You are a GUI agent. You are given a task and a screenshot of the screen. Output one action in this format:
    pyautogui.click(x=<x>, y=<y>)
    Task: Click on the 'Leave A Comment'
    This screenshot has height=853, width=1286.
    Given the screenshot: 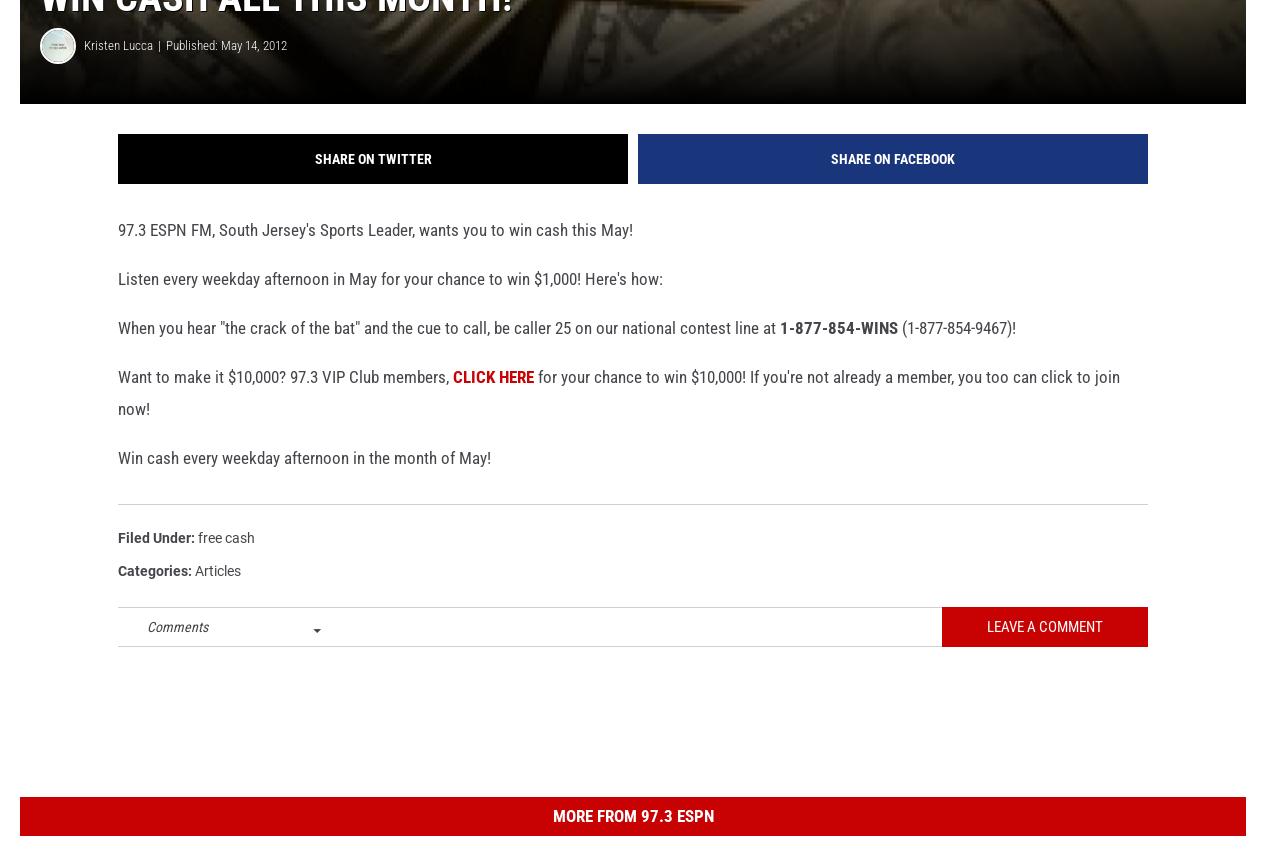 What is the action you would take?
    pyautogui.click(x=1044, y=658)
    